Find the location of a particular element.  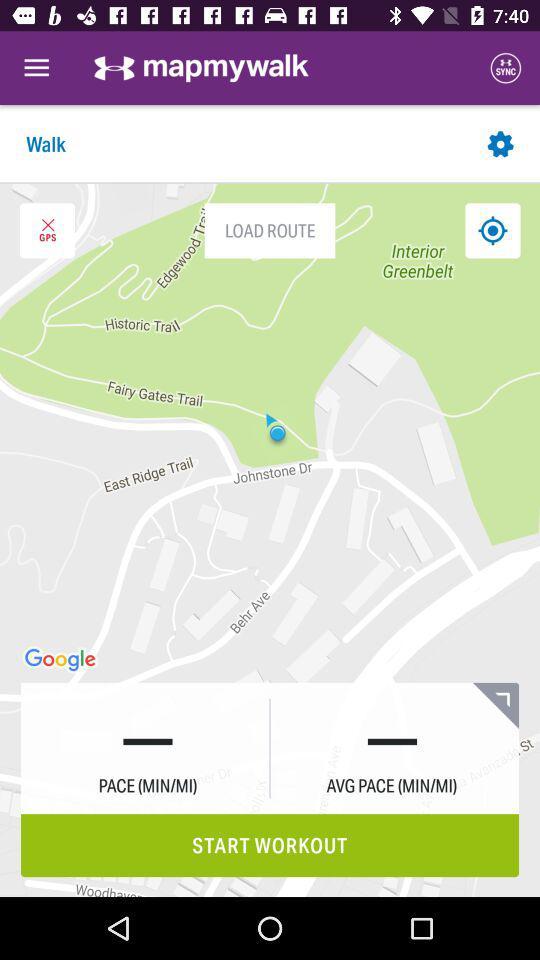

the load route icon is located at coordinates (270, 230).